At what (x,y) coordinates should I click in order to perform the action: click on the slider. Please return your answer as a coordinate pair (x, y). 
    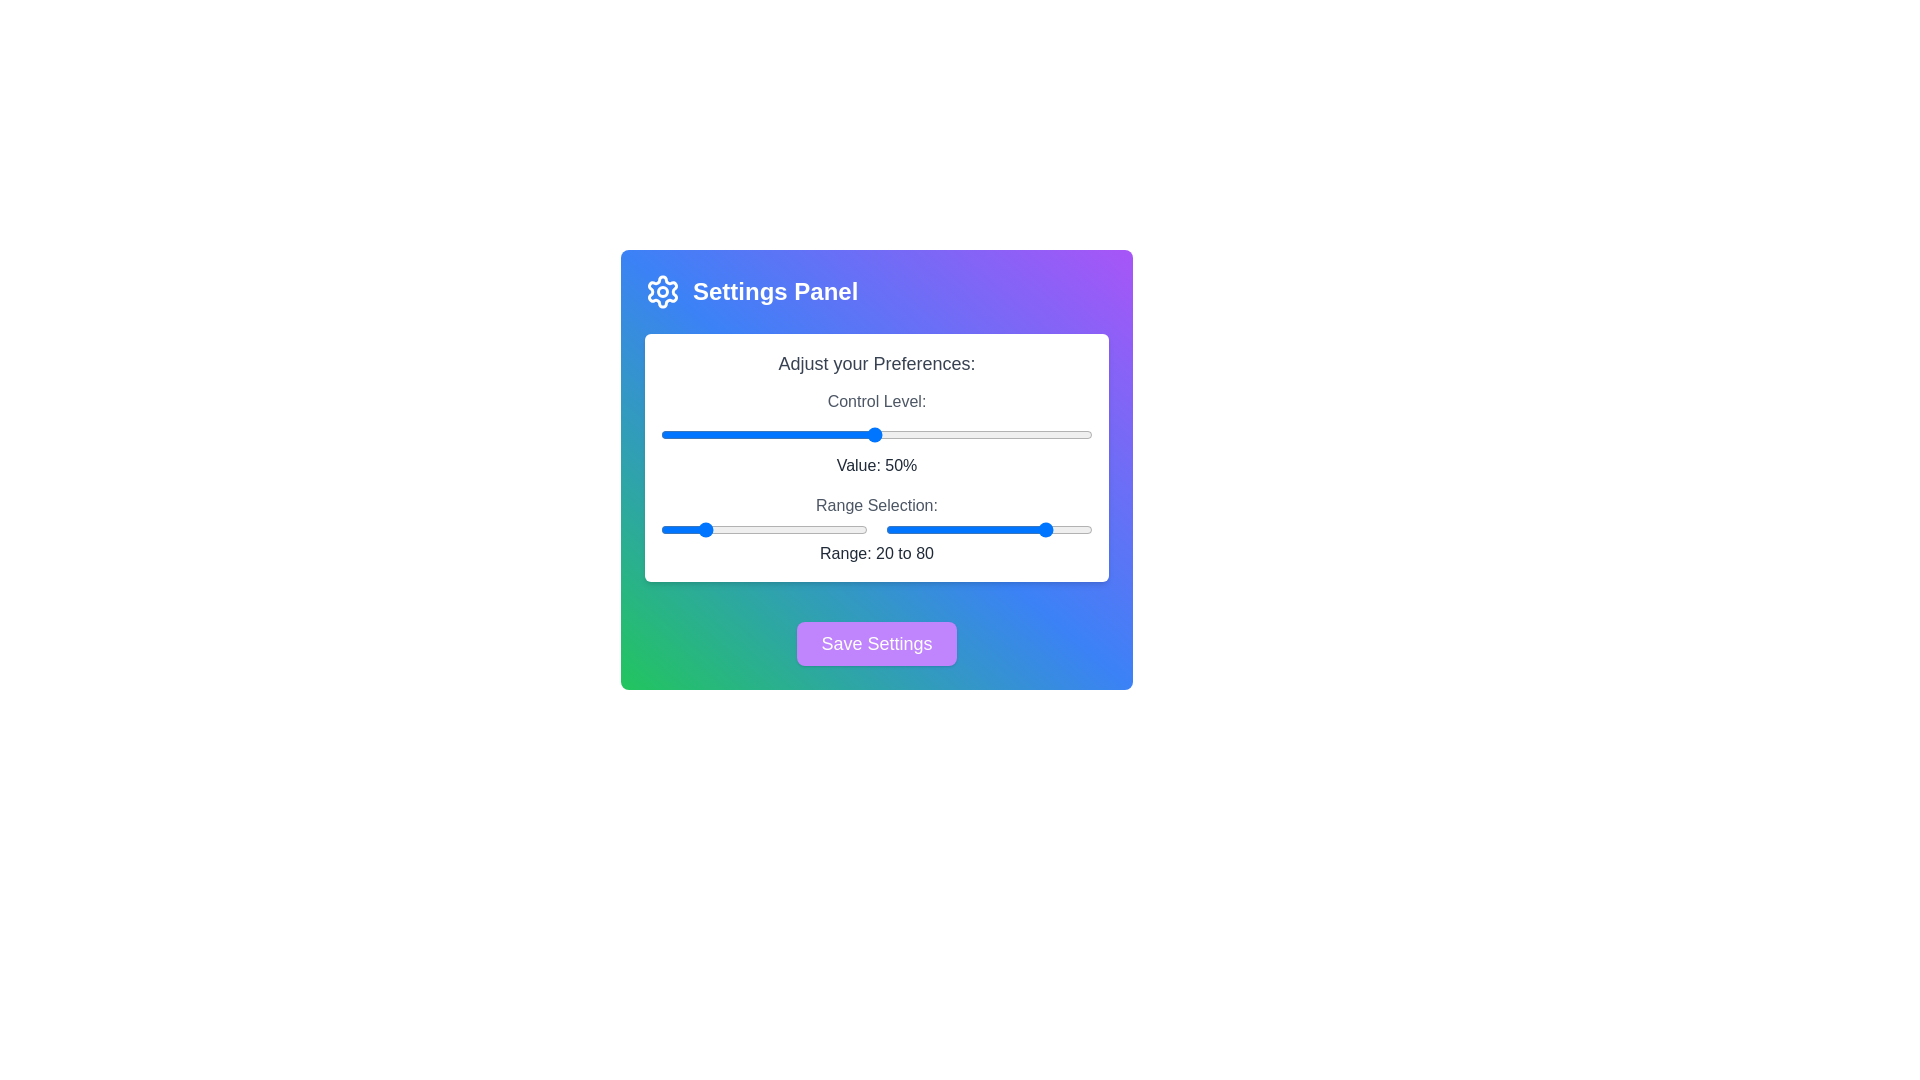
    Looking at the image, I should click on (830, 528).